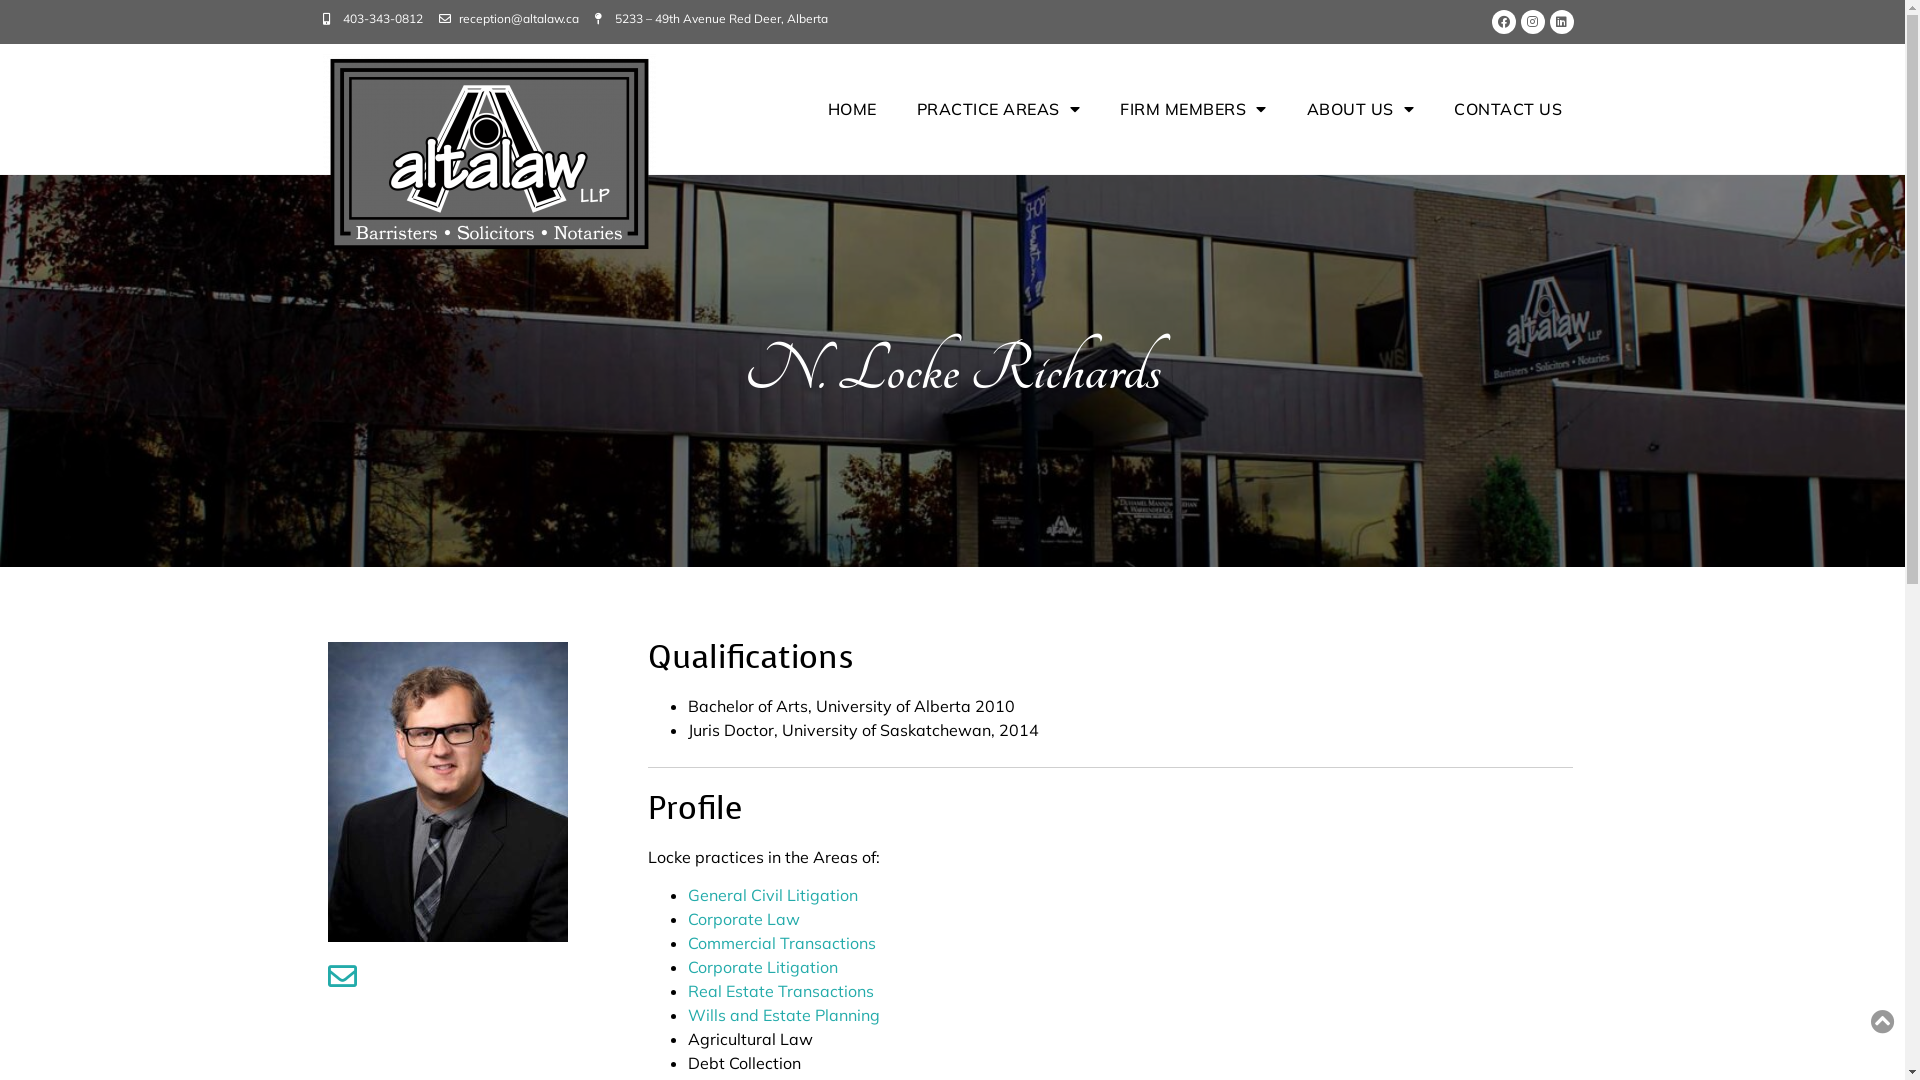 This screenshot has width=1920, height=1080. What do you see at coordinates (687, 942) in the screenshot?
I see `'Commercial Transactions'` at bounding box center [687, 942].